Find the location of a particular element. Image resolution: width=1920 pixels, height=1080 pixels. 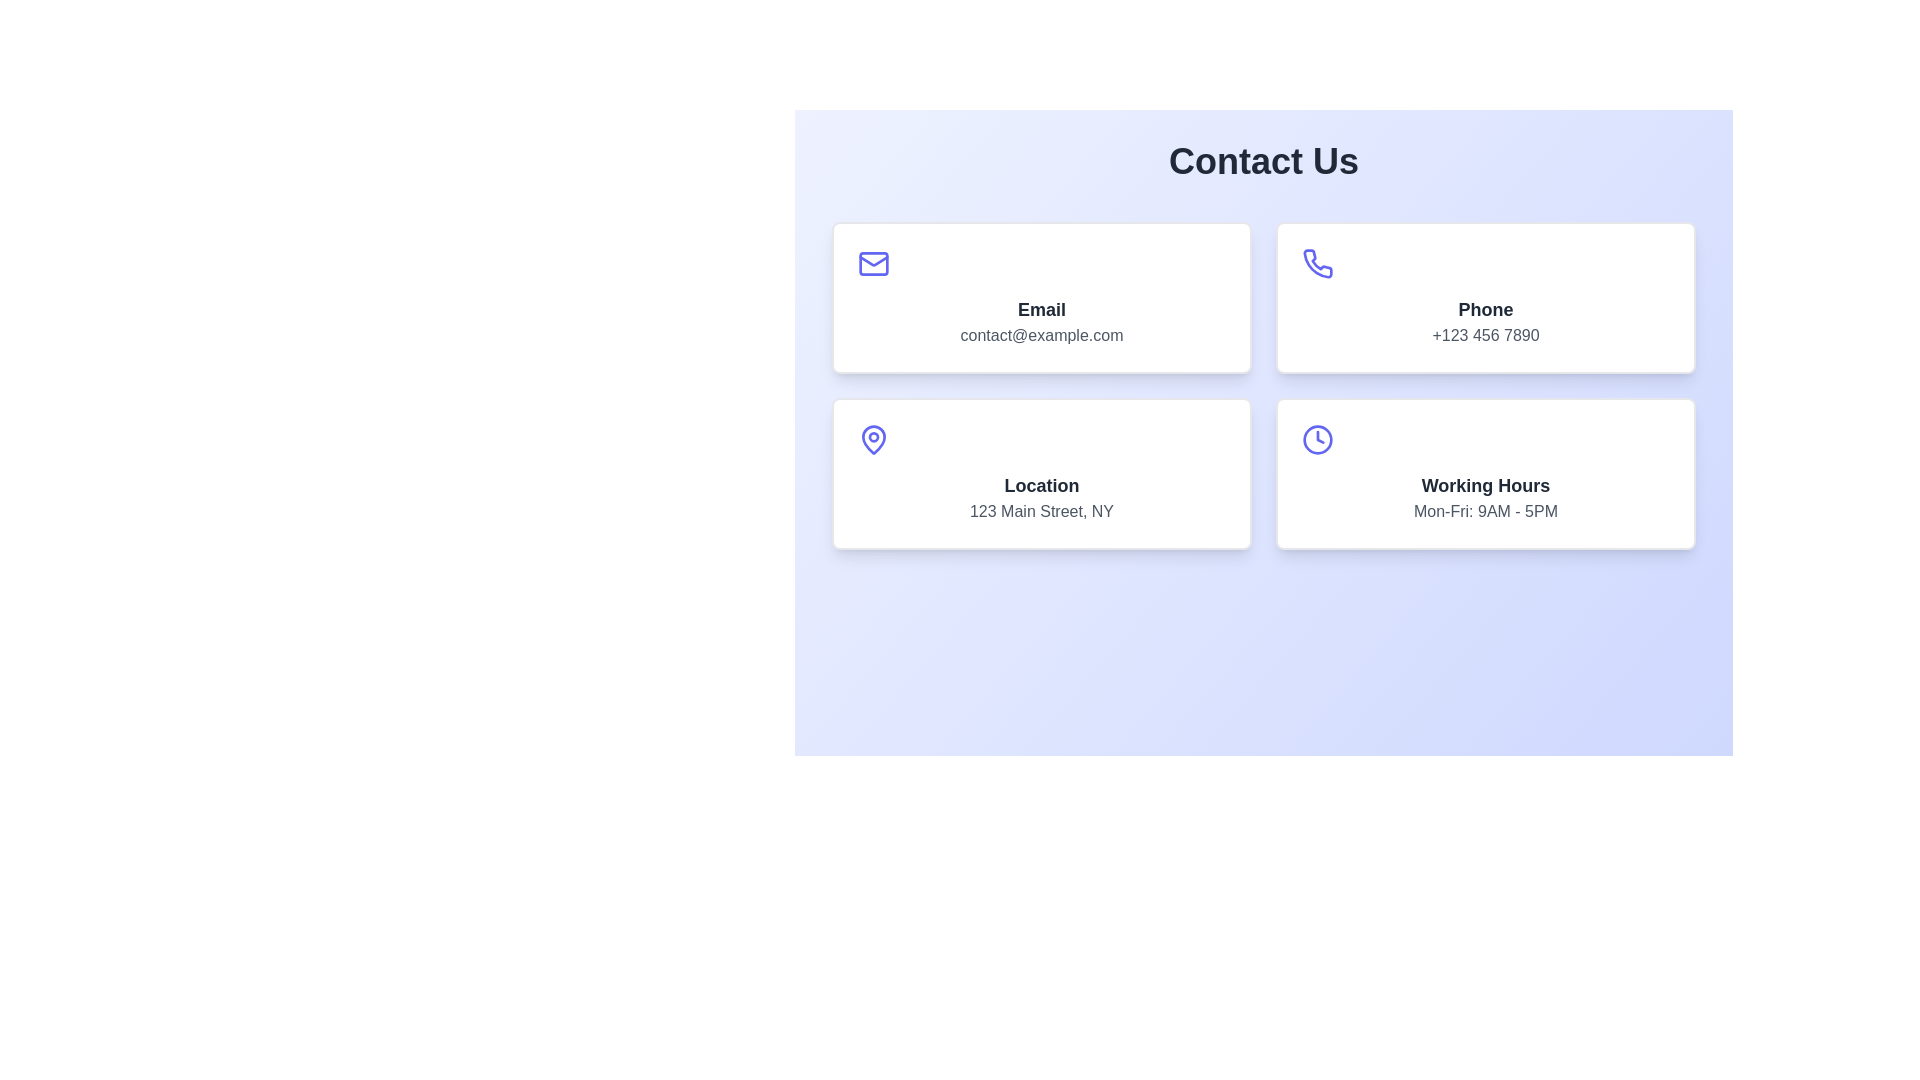

the 'time' icon located in the upper-left area of the 'Working Hours' card, which visually represents working hours is located at coordinates (1318, 438).